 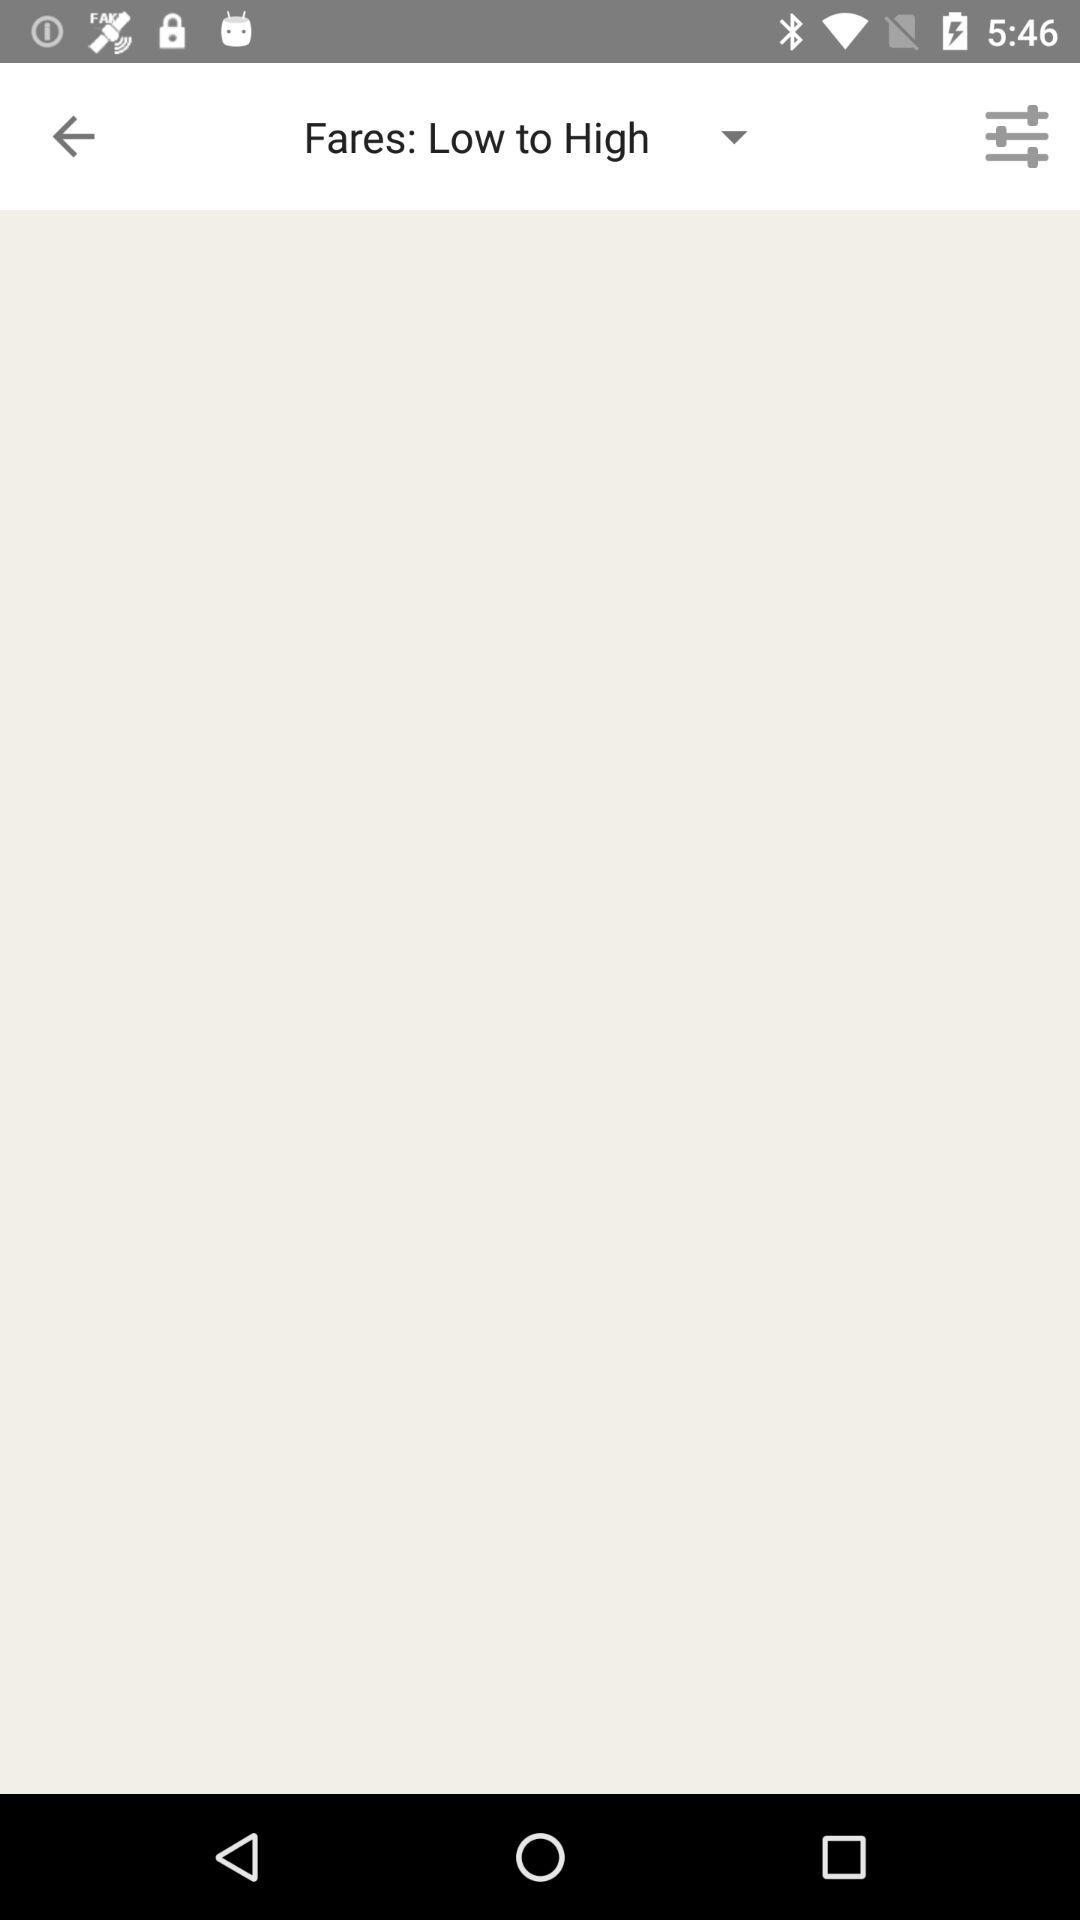 I want to click on the icon to the right of the fares low to item, so click(x=1017, y=135).